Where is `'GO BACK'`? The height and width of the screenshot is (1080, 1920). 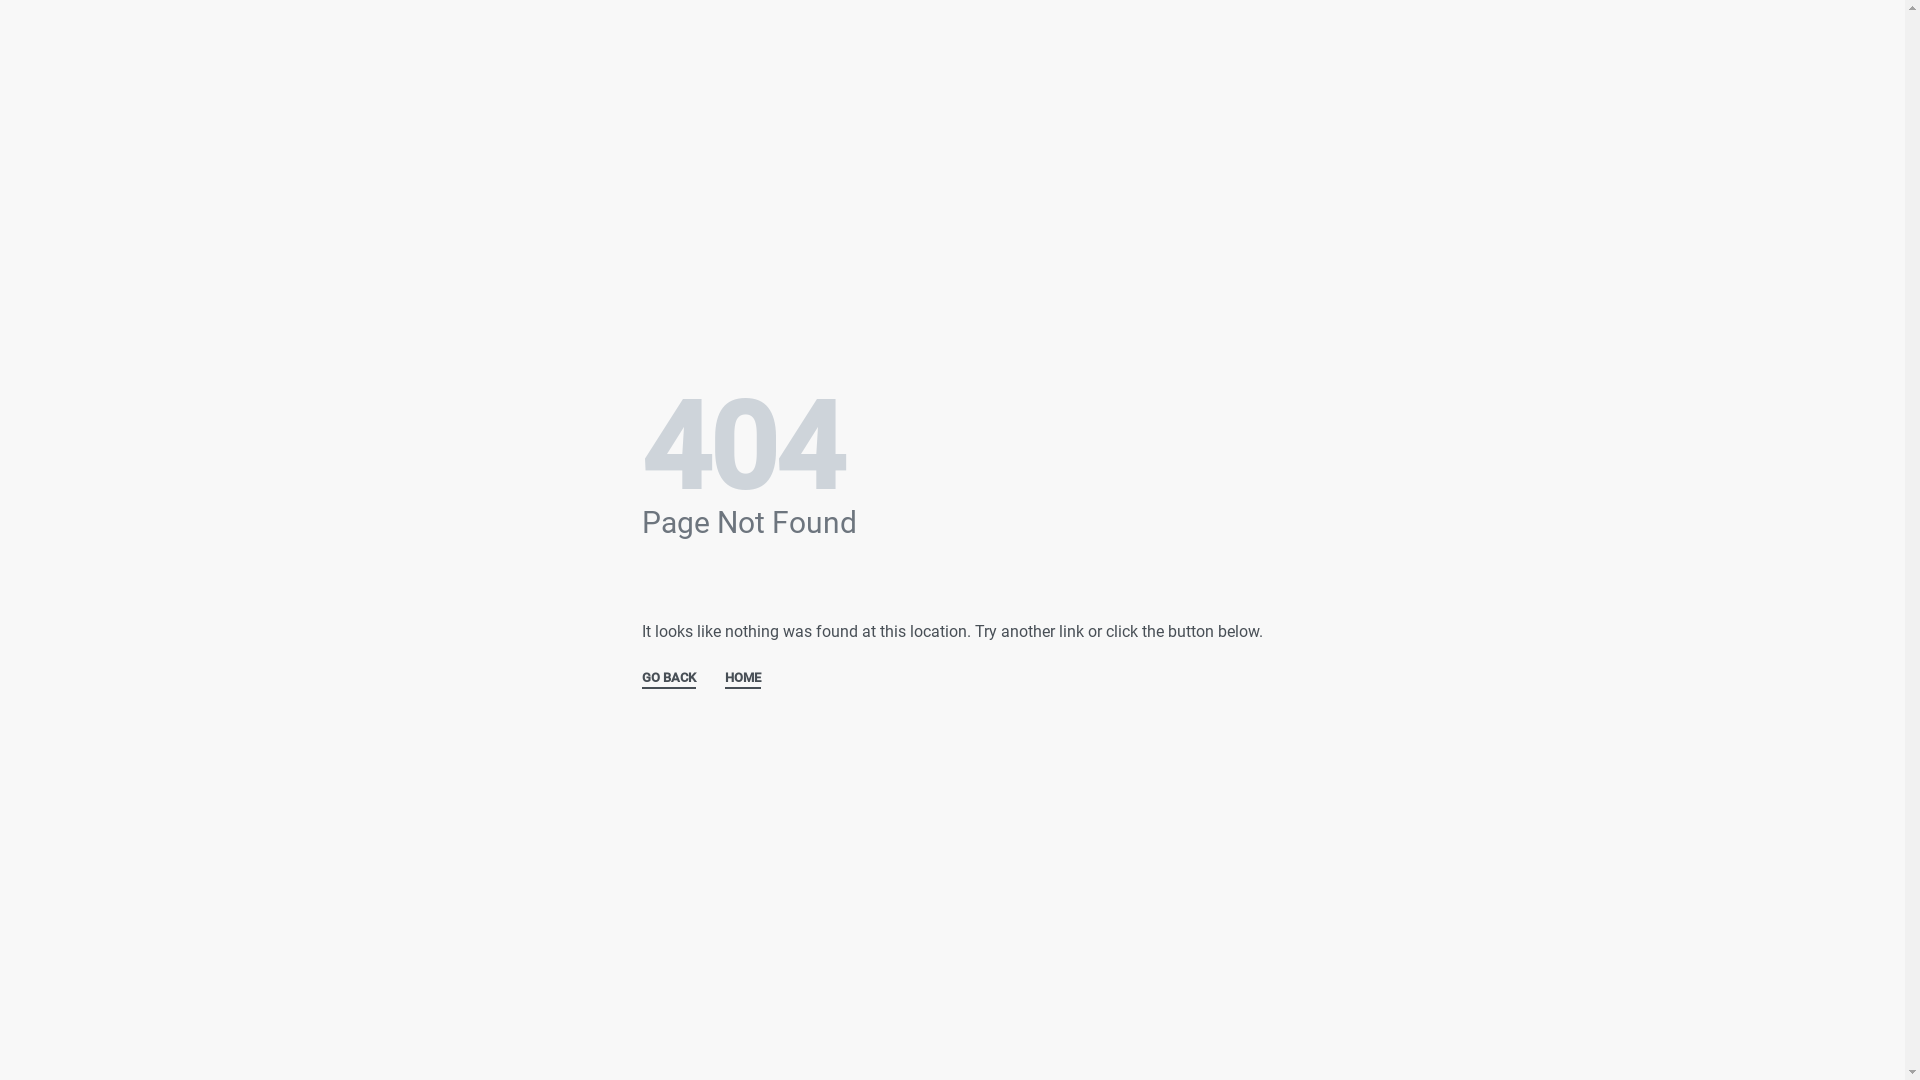 'GO BACK' is located at coordinates (668, 678).